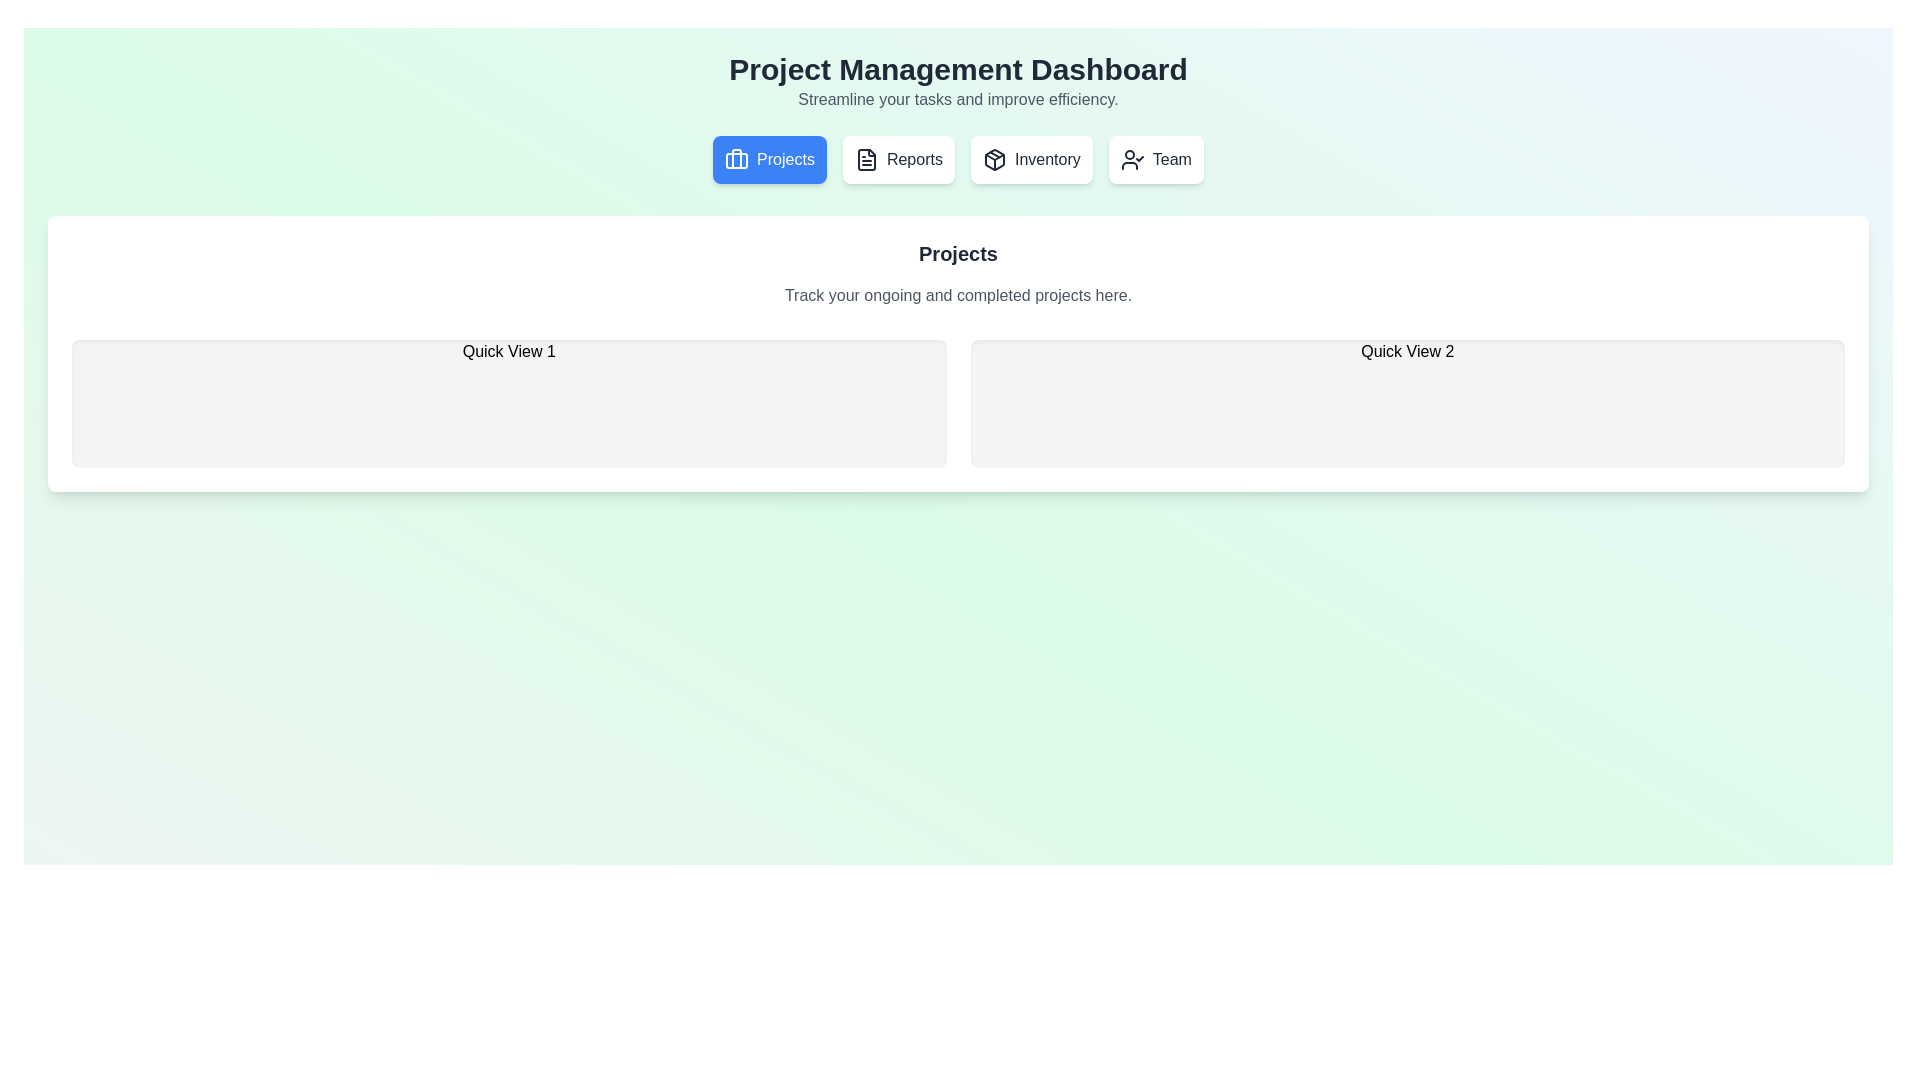 The width and height of the screenshot is (1920, 1080). I want to click on text content of the title or header located at the top section of the interface, which serves as an indicator of the application's purpose, so click(957, 68).